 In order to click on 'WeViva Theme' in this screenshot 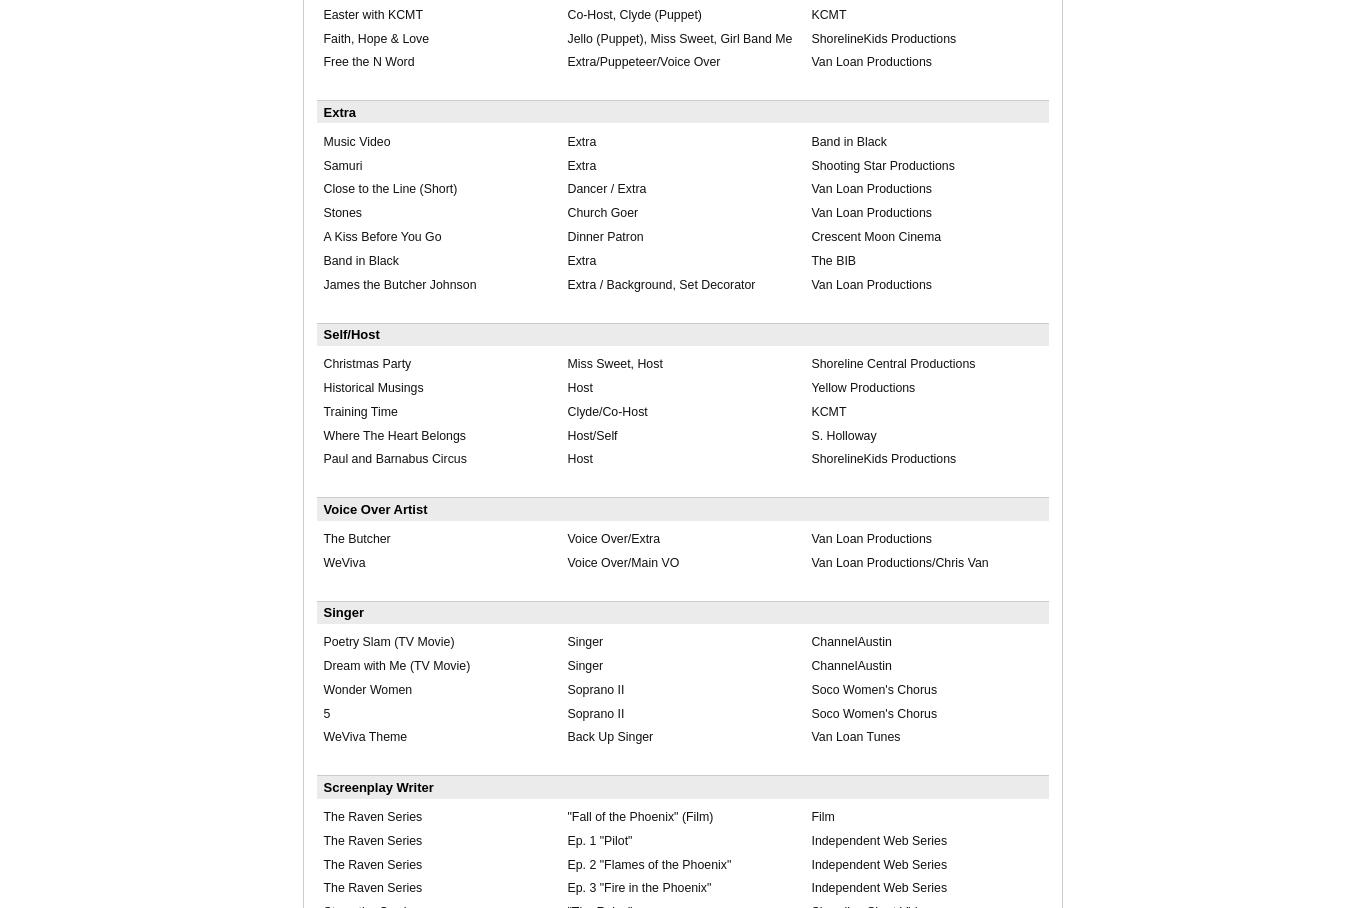, I will do `click(363, 737)`.